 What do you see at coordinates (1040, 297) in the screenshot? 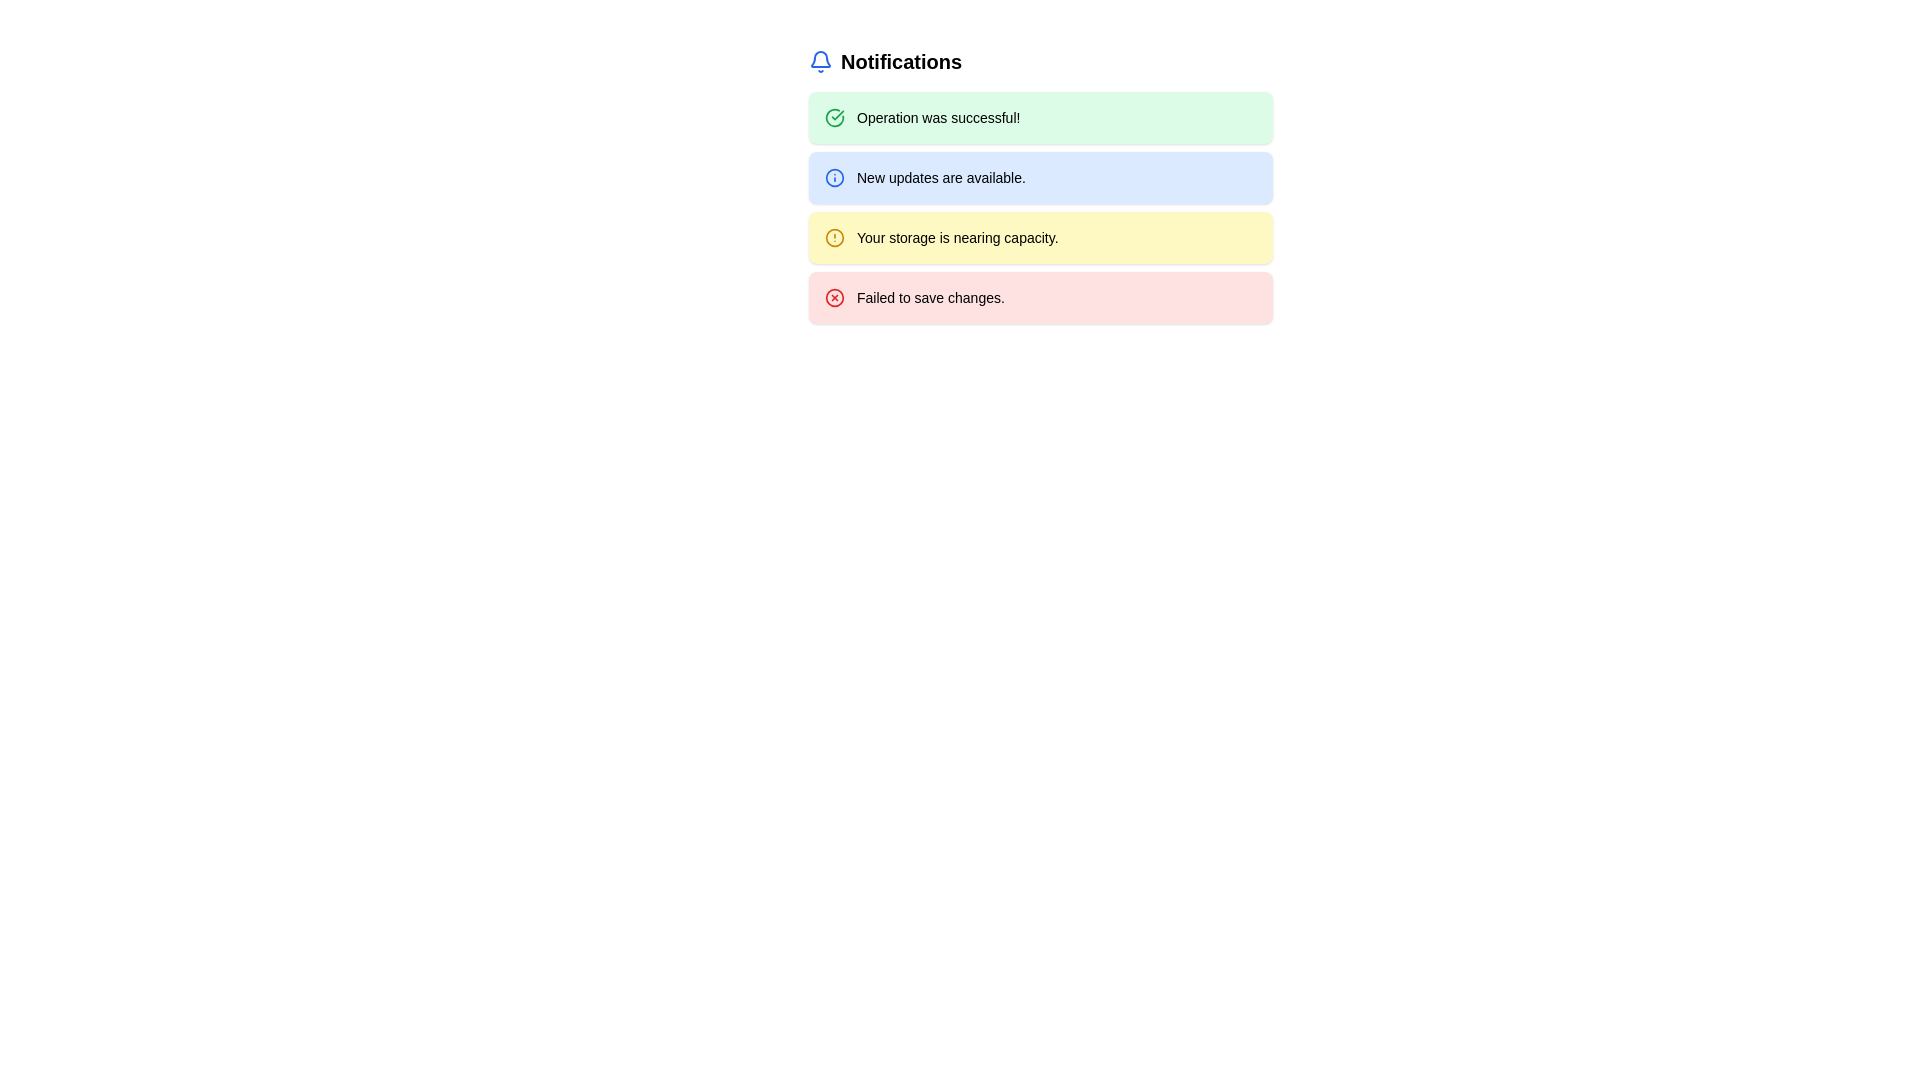
I see `contents of the notification box displaying 'Failed to save changes.' located at the bottom of the notifications list` at bounding box center [1040, 297].